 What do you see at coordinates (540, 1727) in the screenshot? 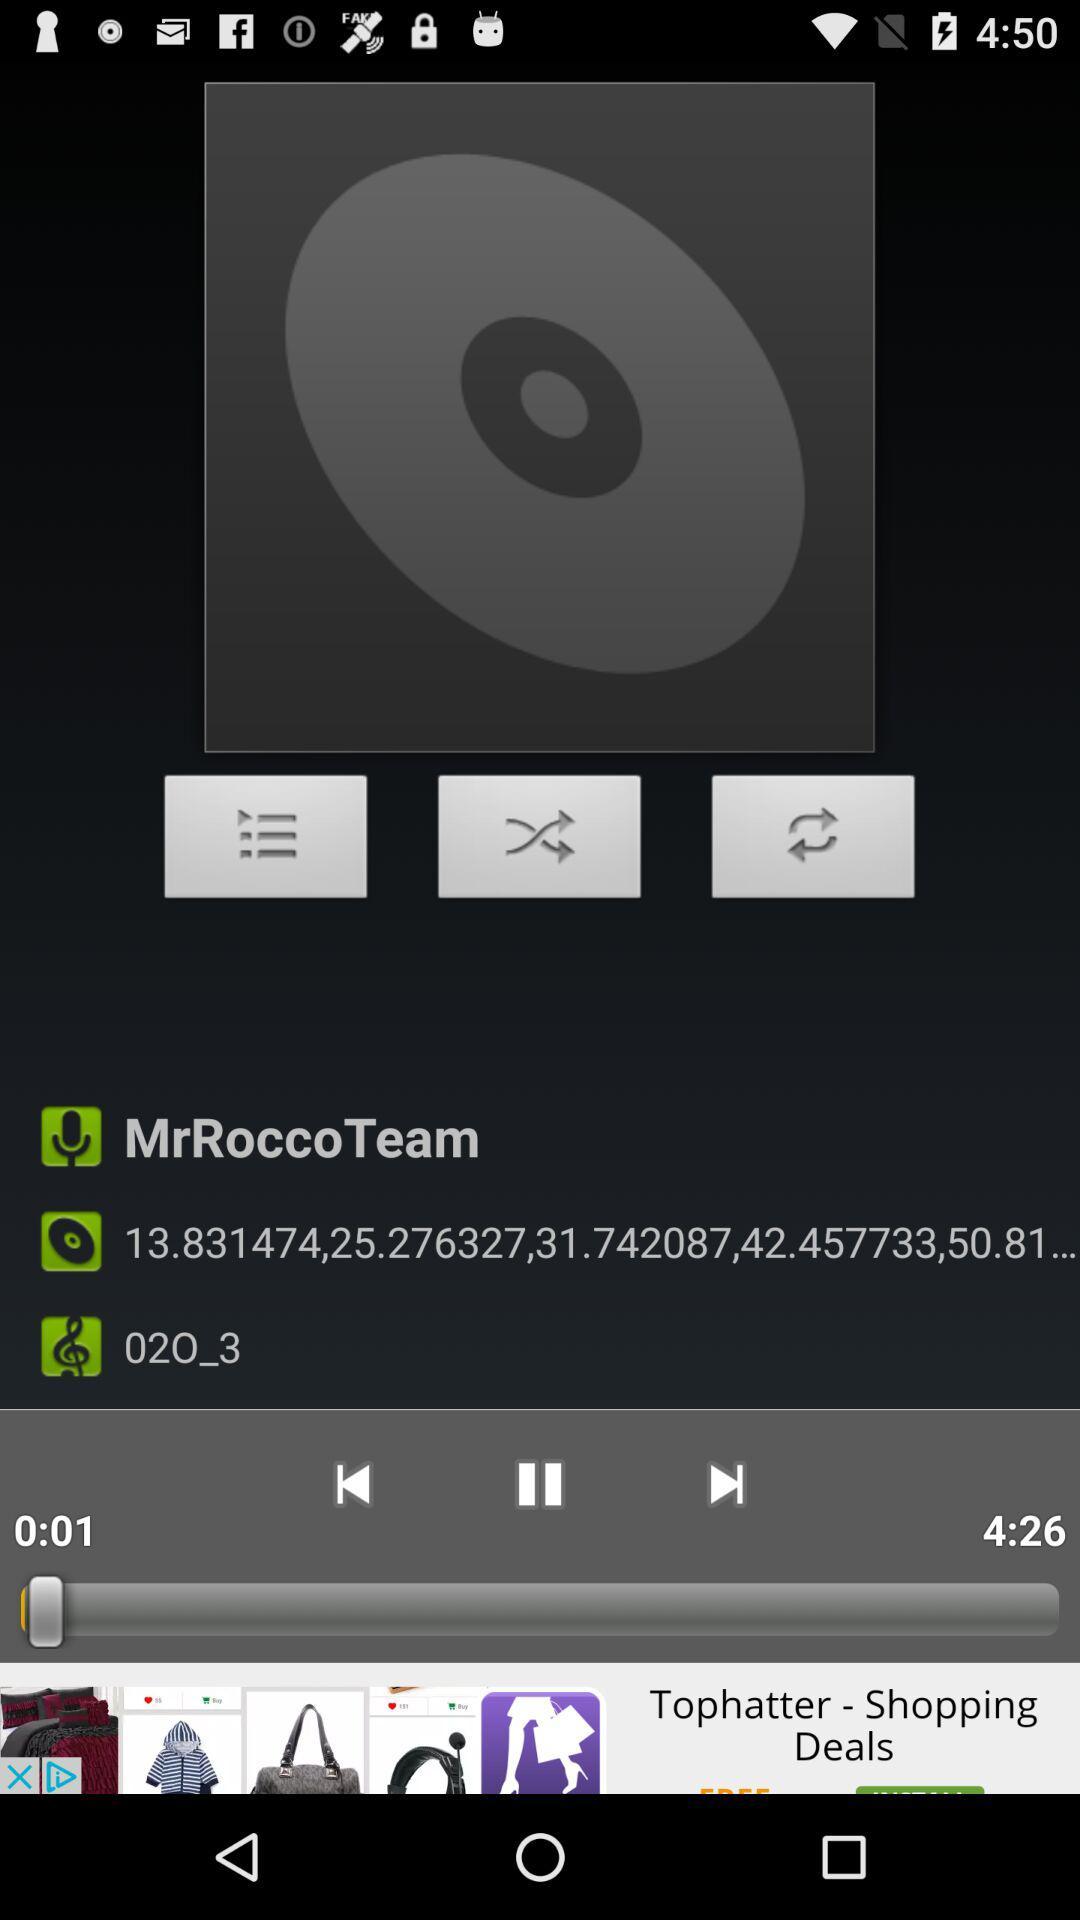
I see `advertisement` at bounding box center [540, 1727].